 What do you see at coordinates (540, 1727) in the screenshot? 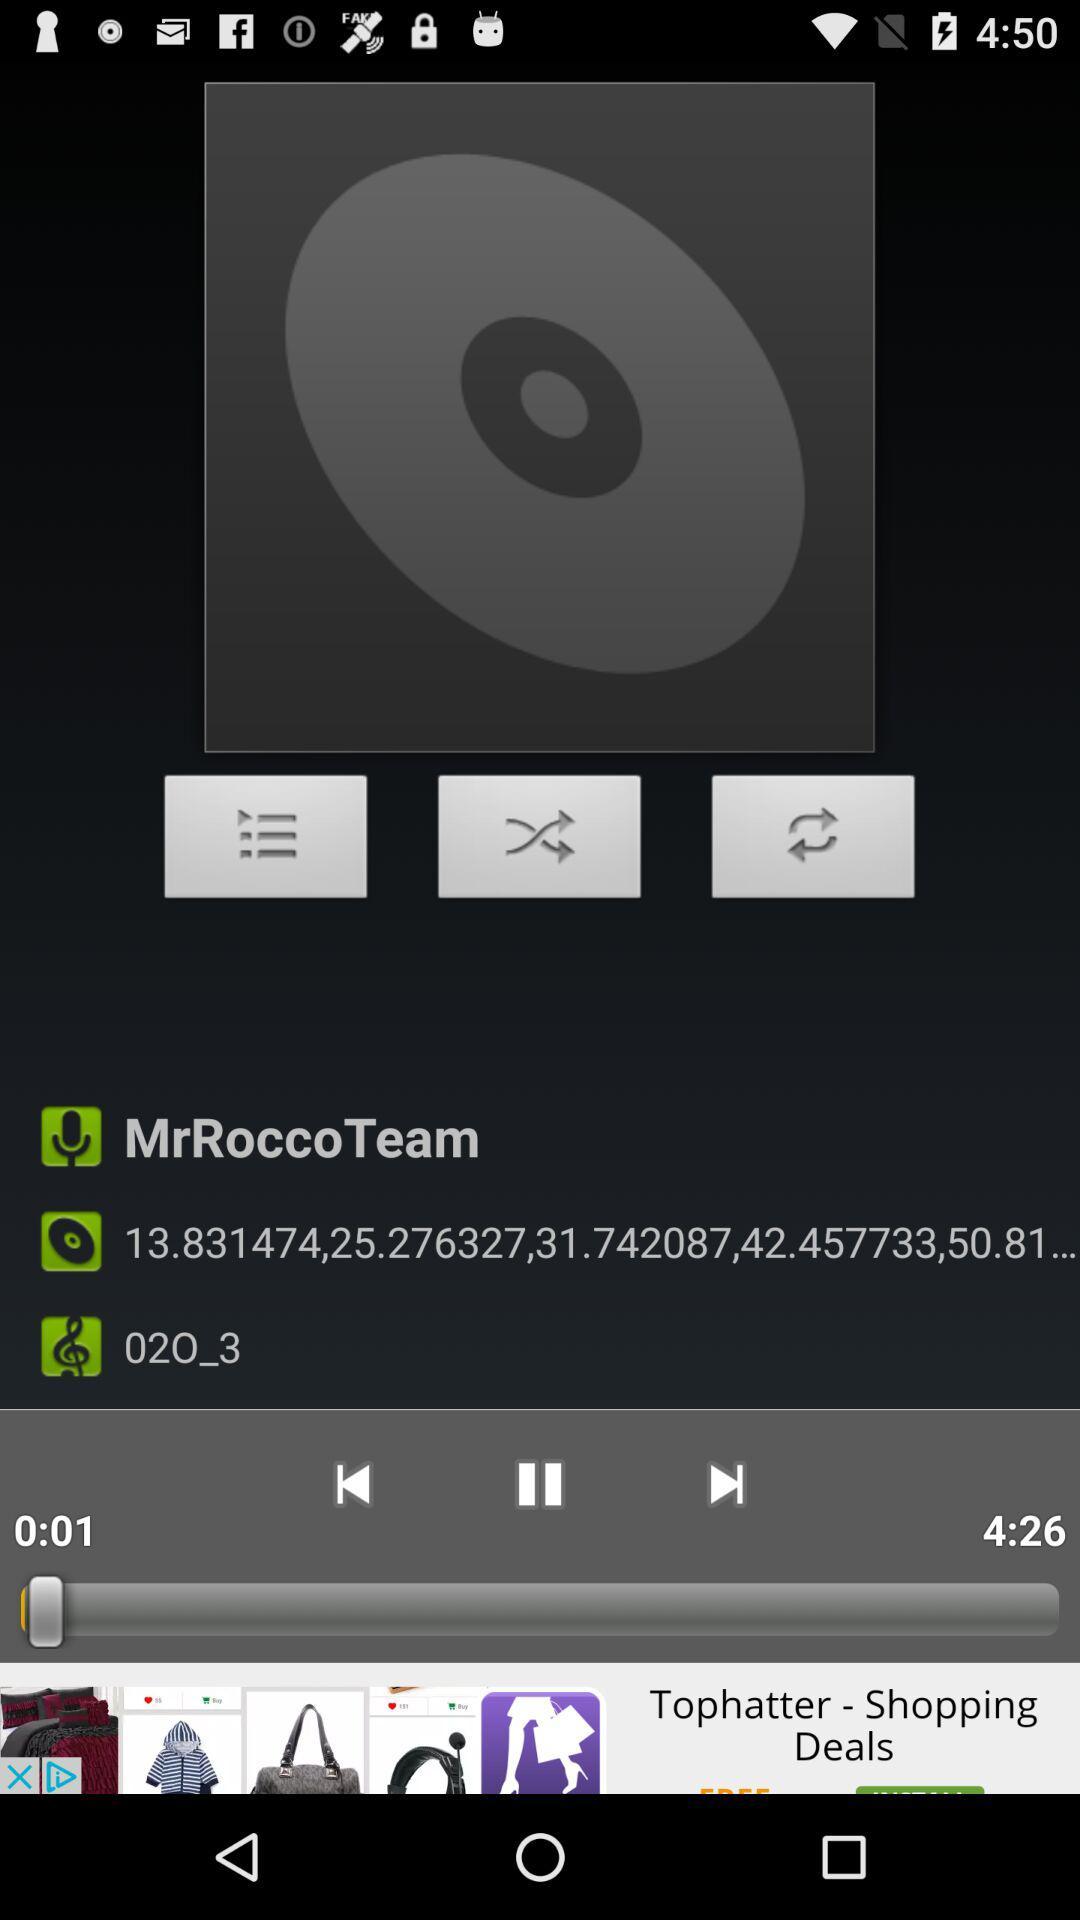
I see `advertisement` at bounding box center [540, 1727].